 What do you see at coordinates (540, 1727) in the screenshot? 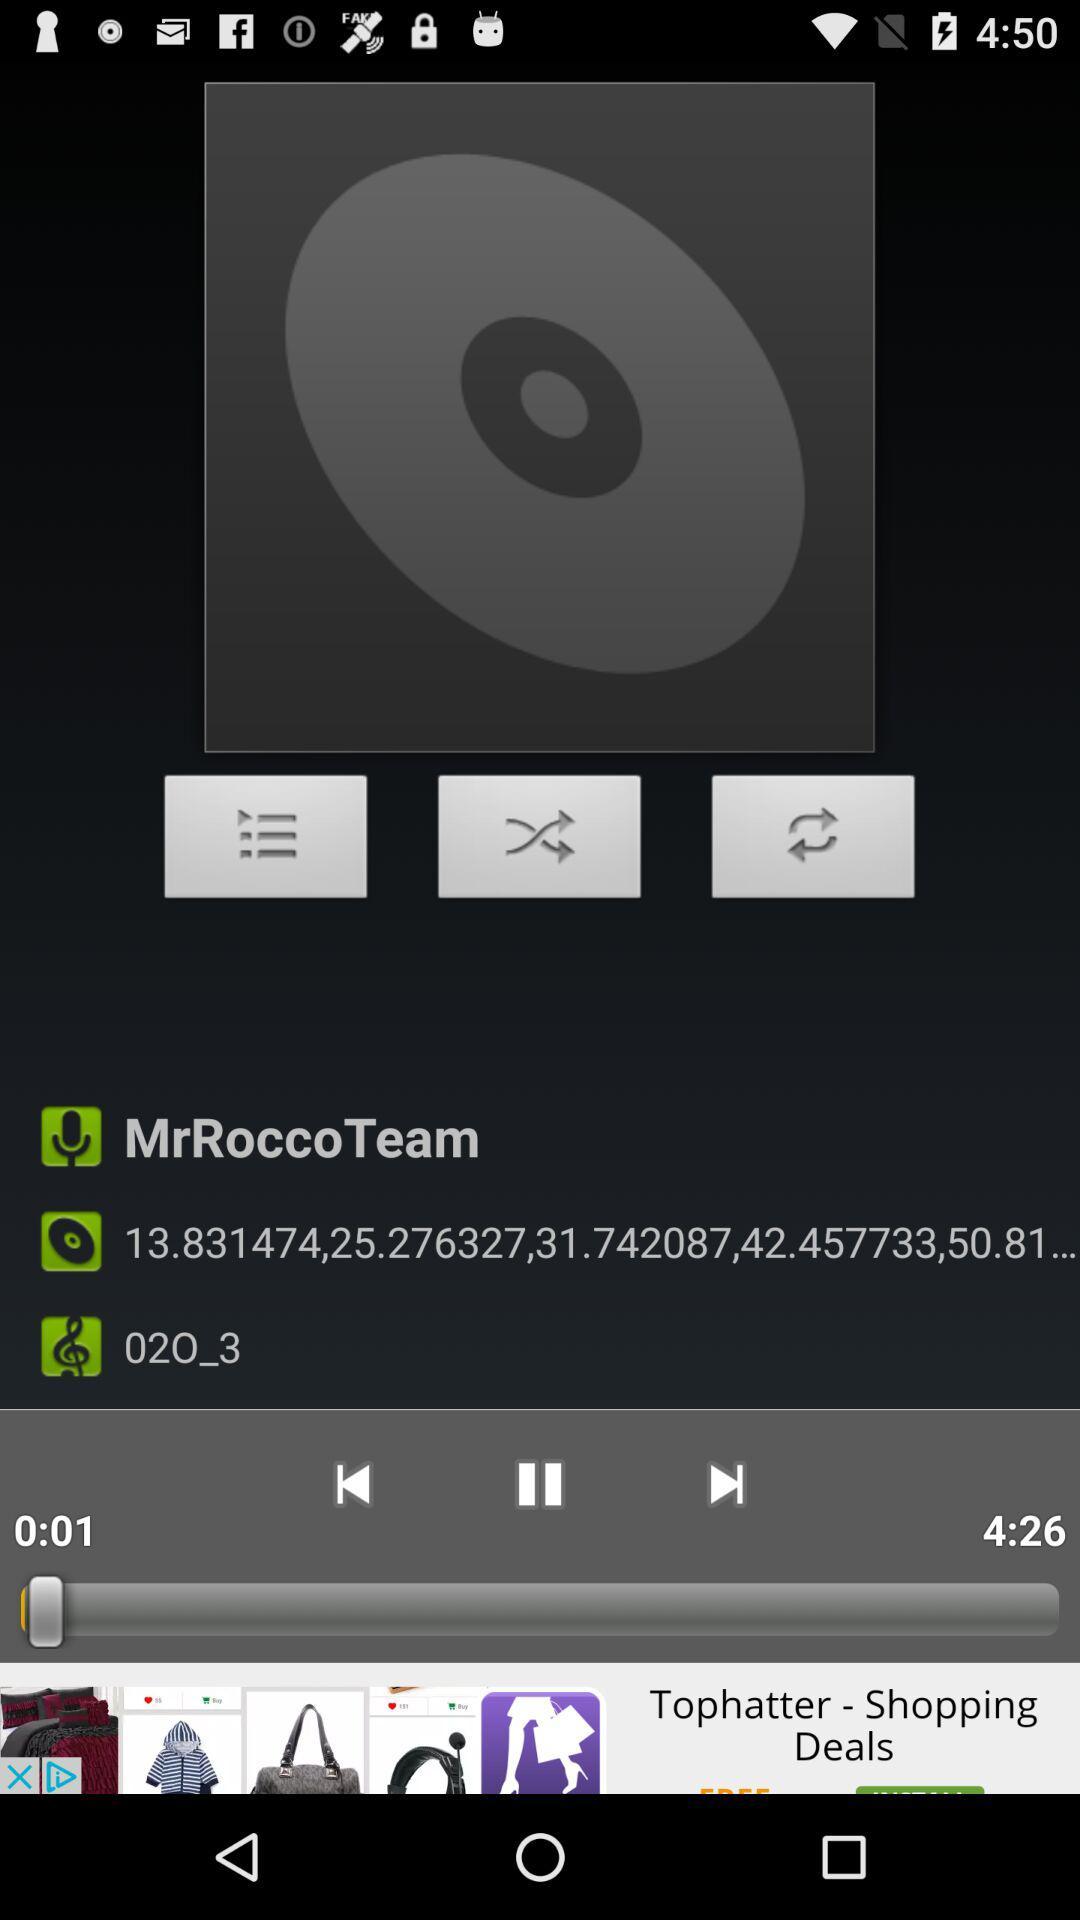
I see `advertisement` at bounding box center [540, 1727].